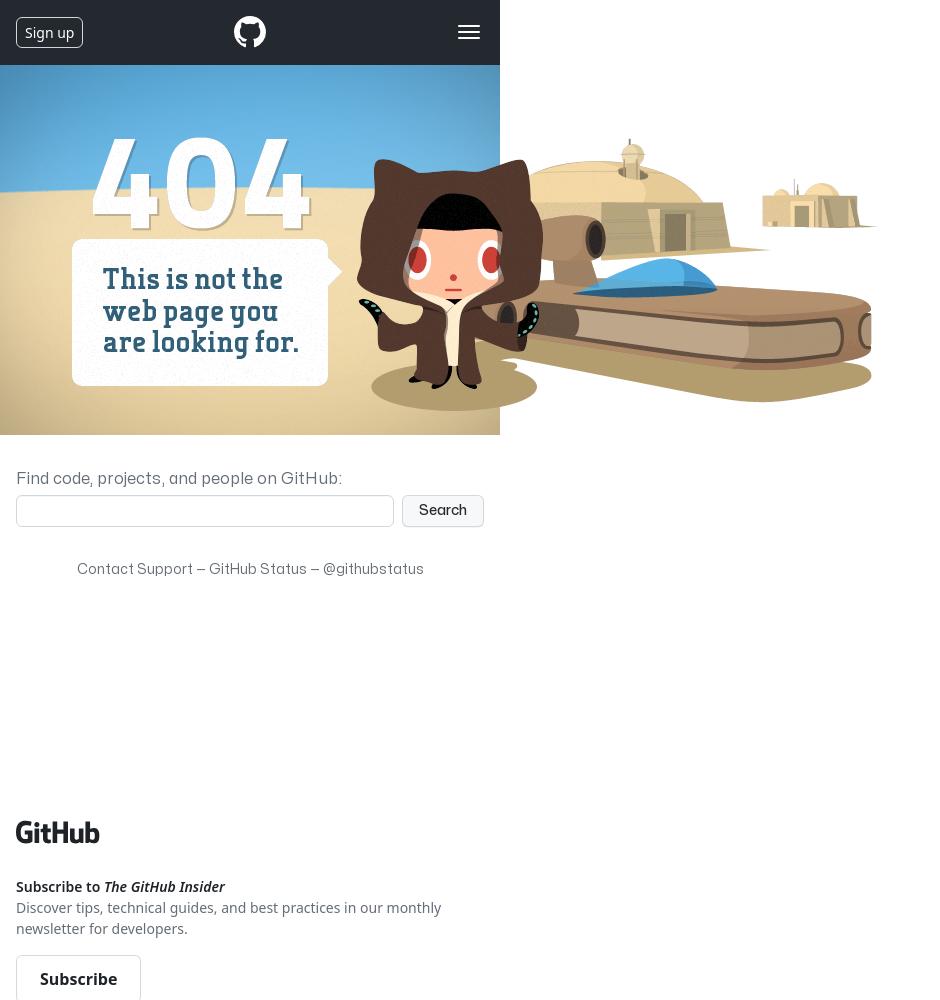 Image resolution: width=940 pixels, height=1000 pixels. Describe the element at coordinates (207, 568) in the screenshot. I see `'GitHub Status'` at that location.